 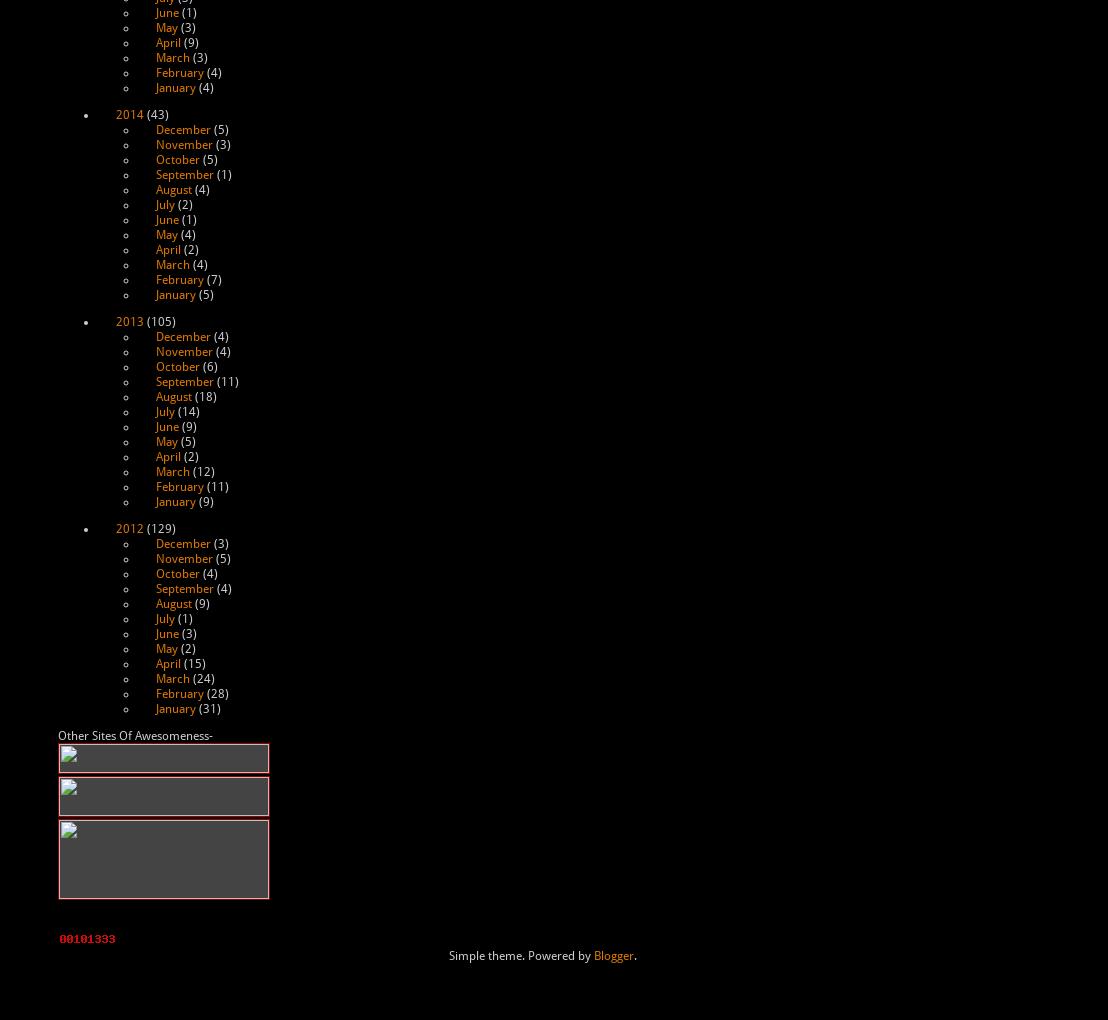 What do you see at coordinates (130, 113) in the screenshot?
I see `'2014'` at bounding box center [130, 113].